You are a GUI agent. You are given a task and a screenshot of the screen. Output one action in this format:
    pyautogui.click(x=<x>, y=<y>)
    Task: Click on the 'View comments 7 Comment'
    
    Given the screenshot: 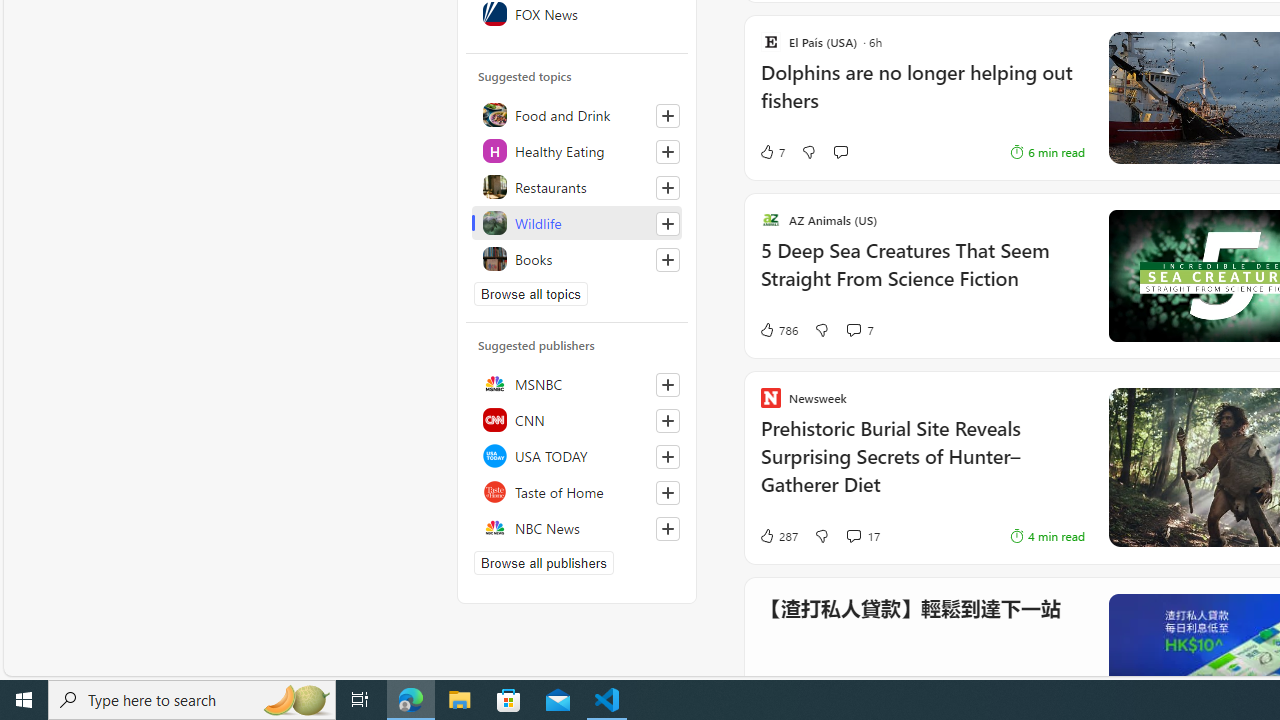 What is the action you would take?
    pyautogui.click(x=853, y=329)
    